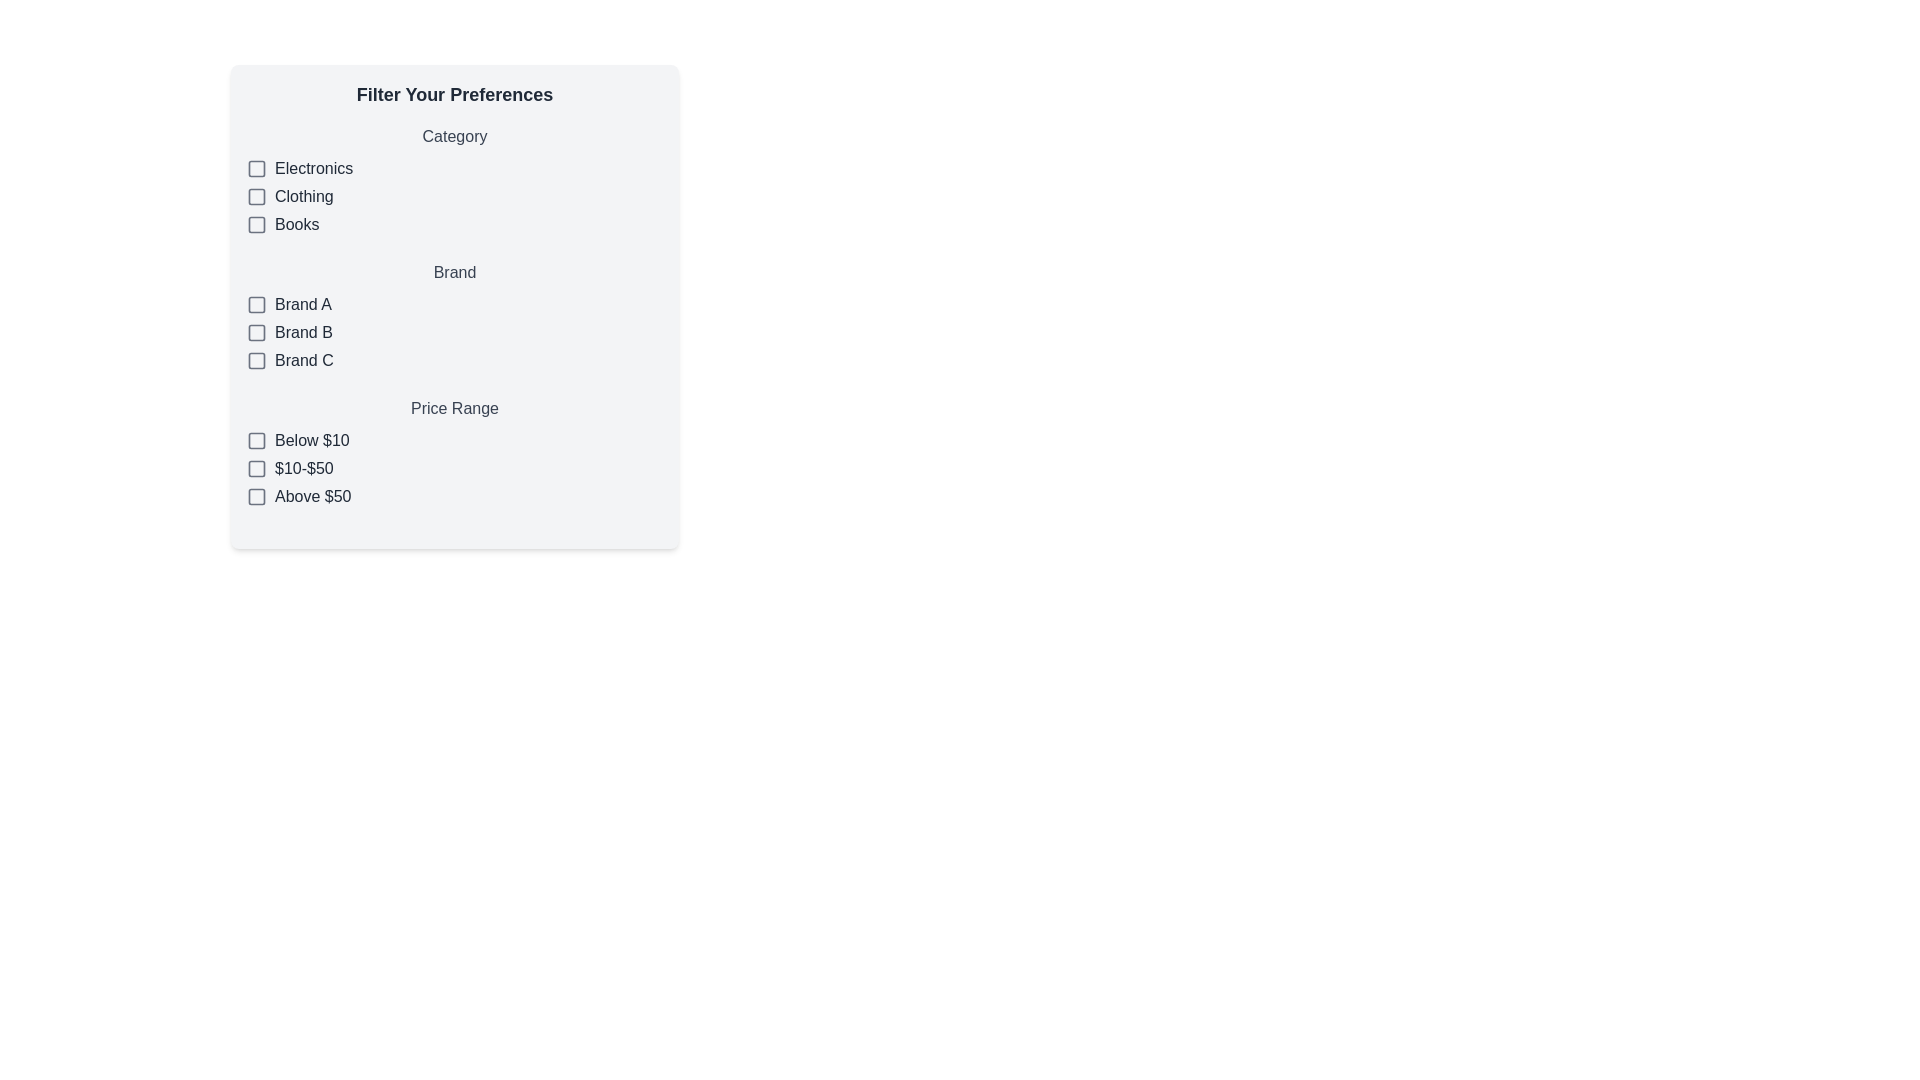 The image size is (1920, 1080). Describe the element at coordinates (256, 196) in the screenshot. I see `the empty square-shaped checkbox next to the 'Clothing' label in the 'Category' section` at that location.